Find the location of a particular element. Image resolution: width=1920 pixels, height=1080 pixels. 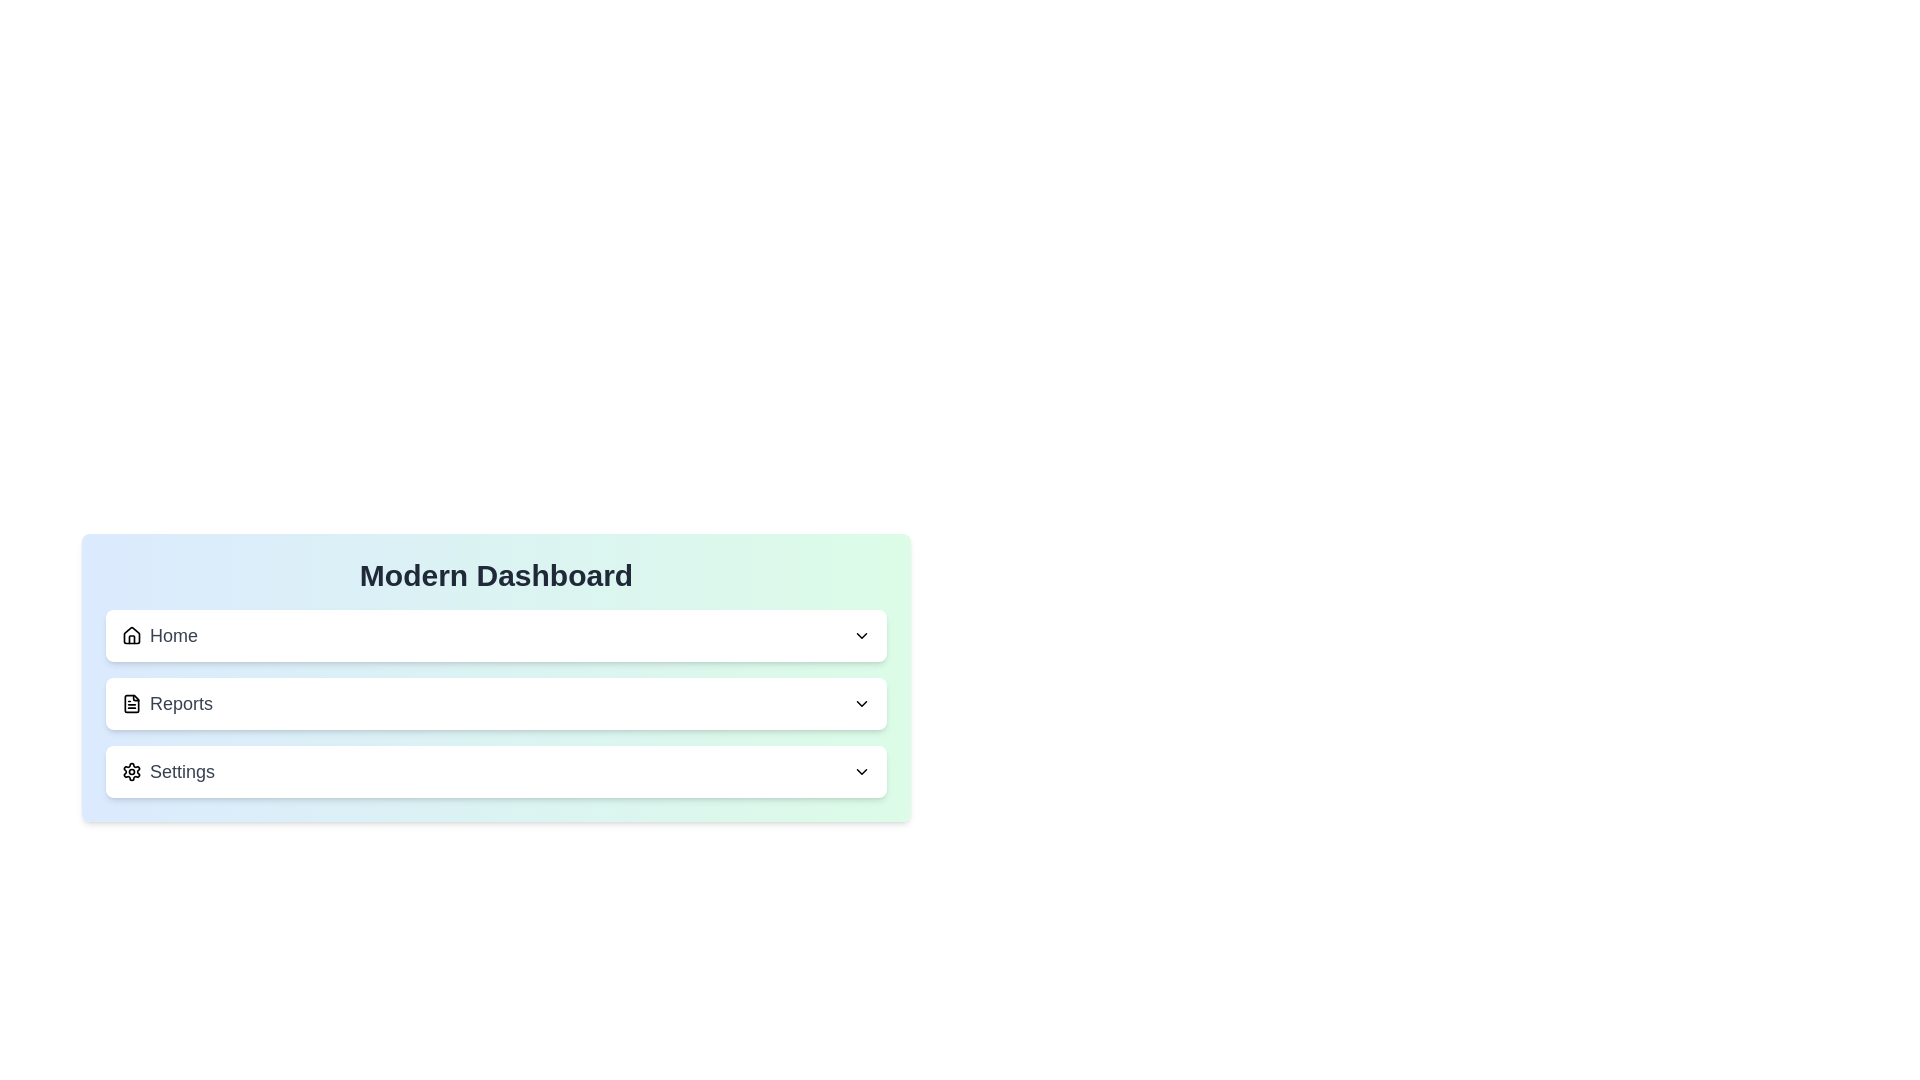

the 'Settings' button located at the bottom of the card interface to trigger tooltip or highlight effects is located at coordinates (496, 770).